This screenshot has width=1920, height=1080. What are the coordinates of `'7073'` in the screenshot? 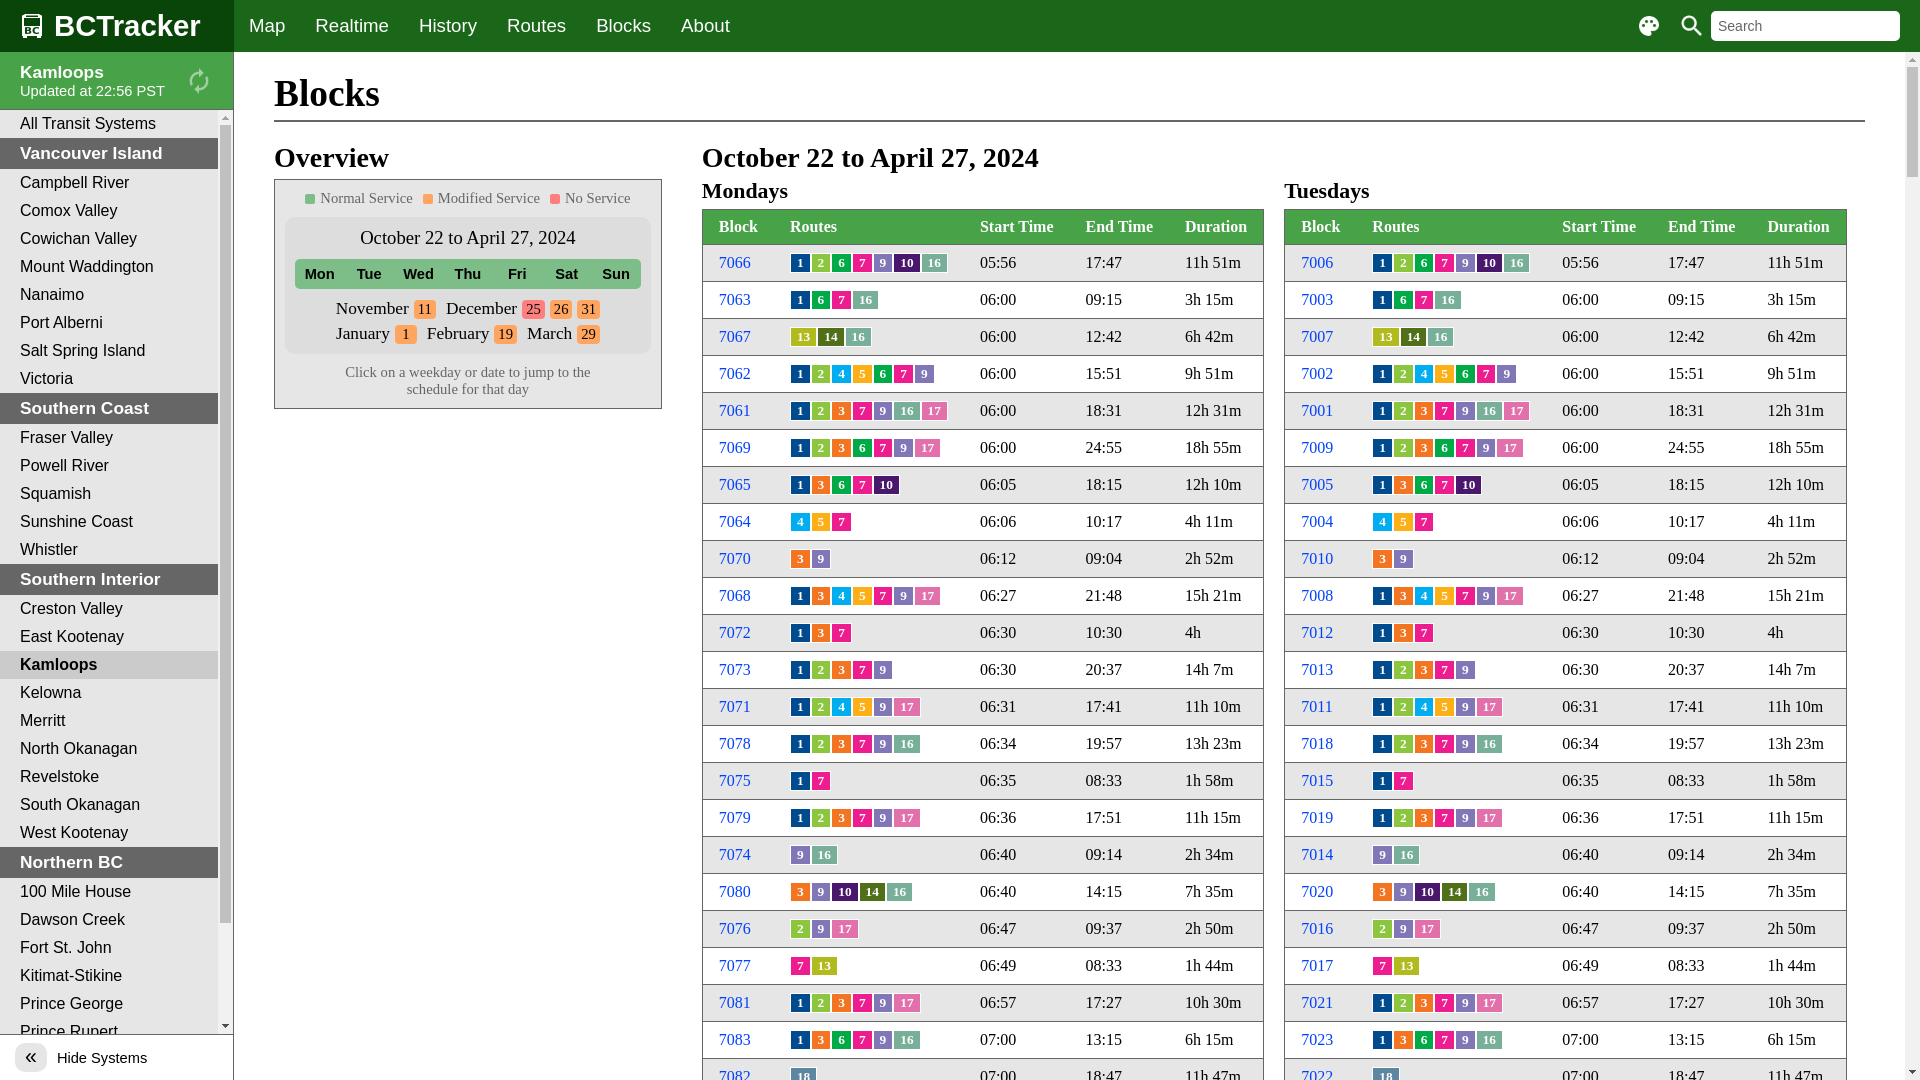 It's located at (733, 669).